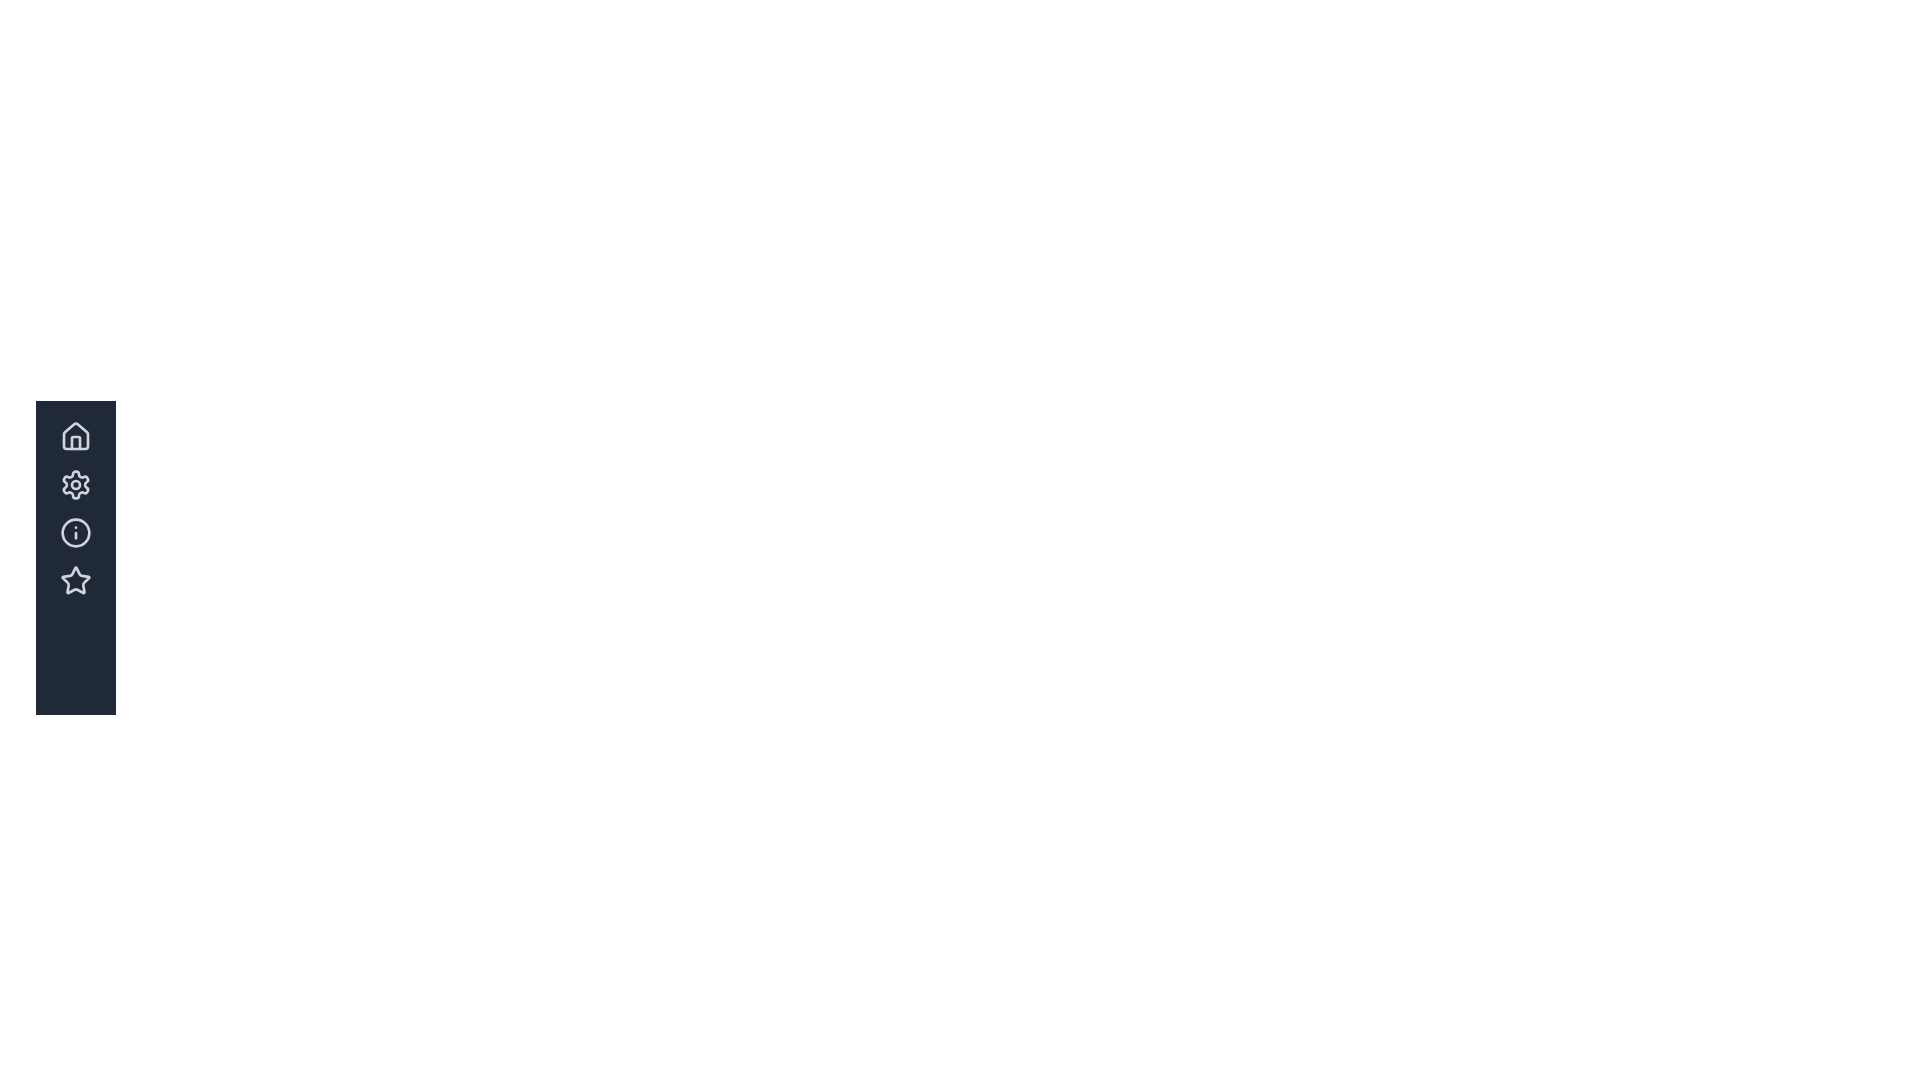  Describe the element at coordinates (76, 531) in the screenshot. I see `the info icon located in the left-hand sidebar, which is the third icon in a vertical list of four icons` at that location.